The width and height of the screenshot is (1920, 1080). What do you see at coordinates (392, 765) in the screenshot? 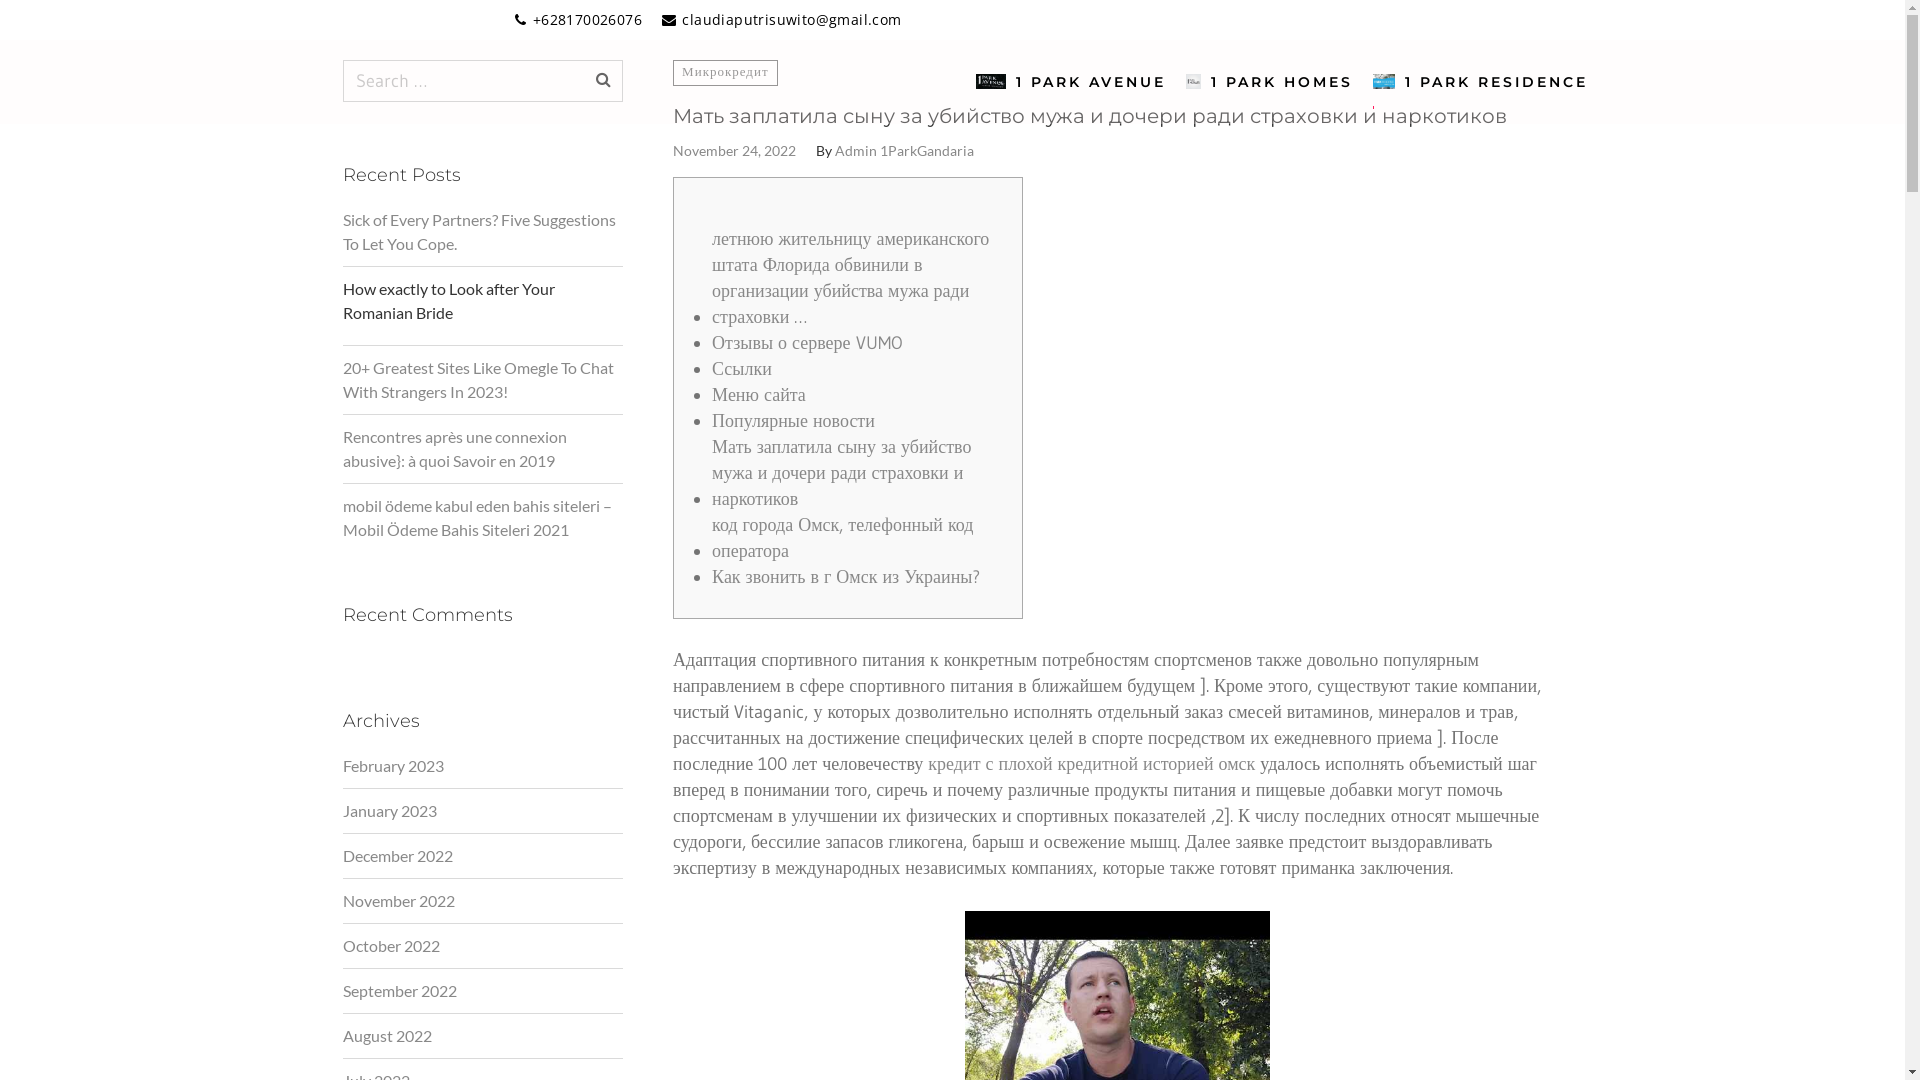
I see `'February 2023'` at bounding box center [392, 765].